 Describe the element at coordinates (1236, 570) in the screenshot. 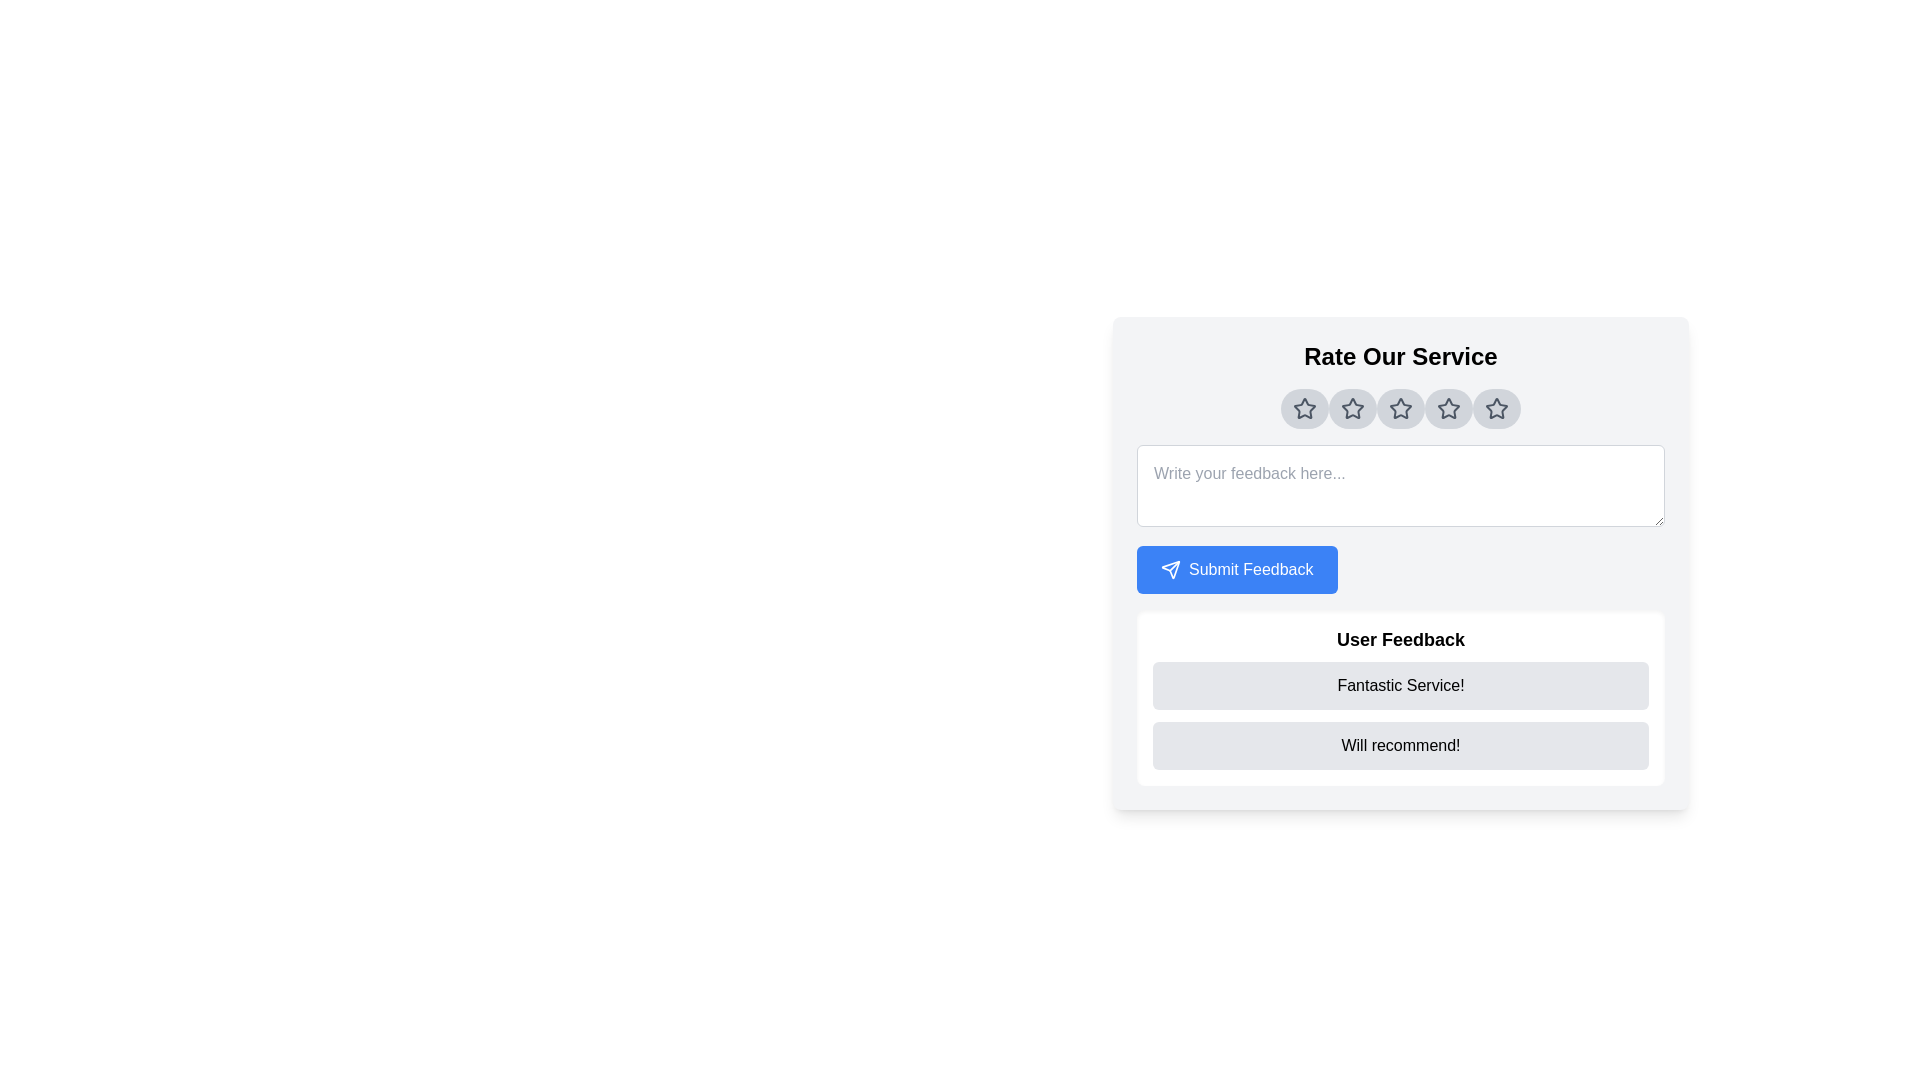

I see `the 'Submit Feedback' button, which is a rectangular button with rounded corners, styled with a blue background and white text` at that location.